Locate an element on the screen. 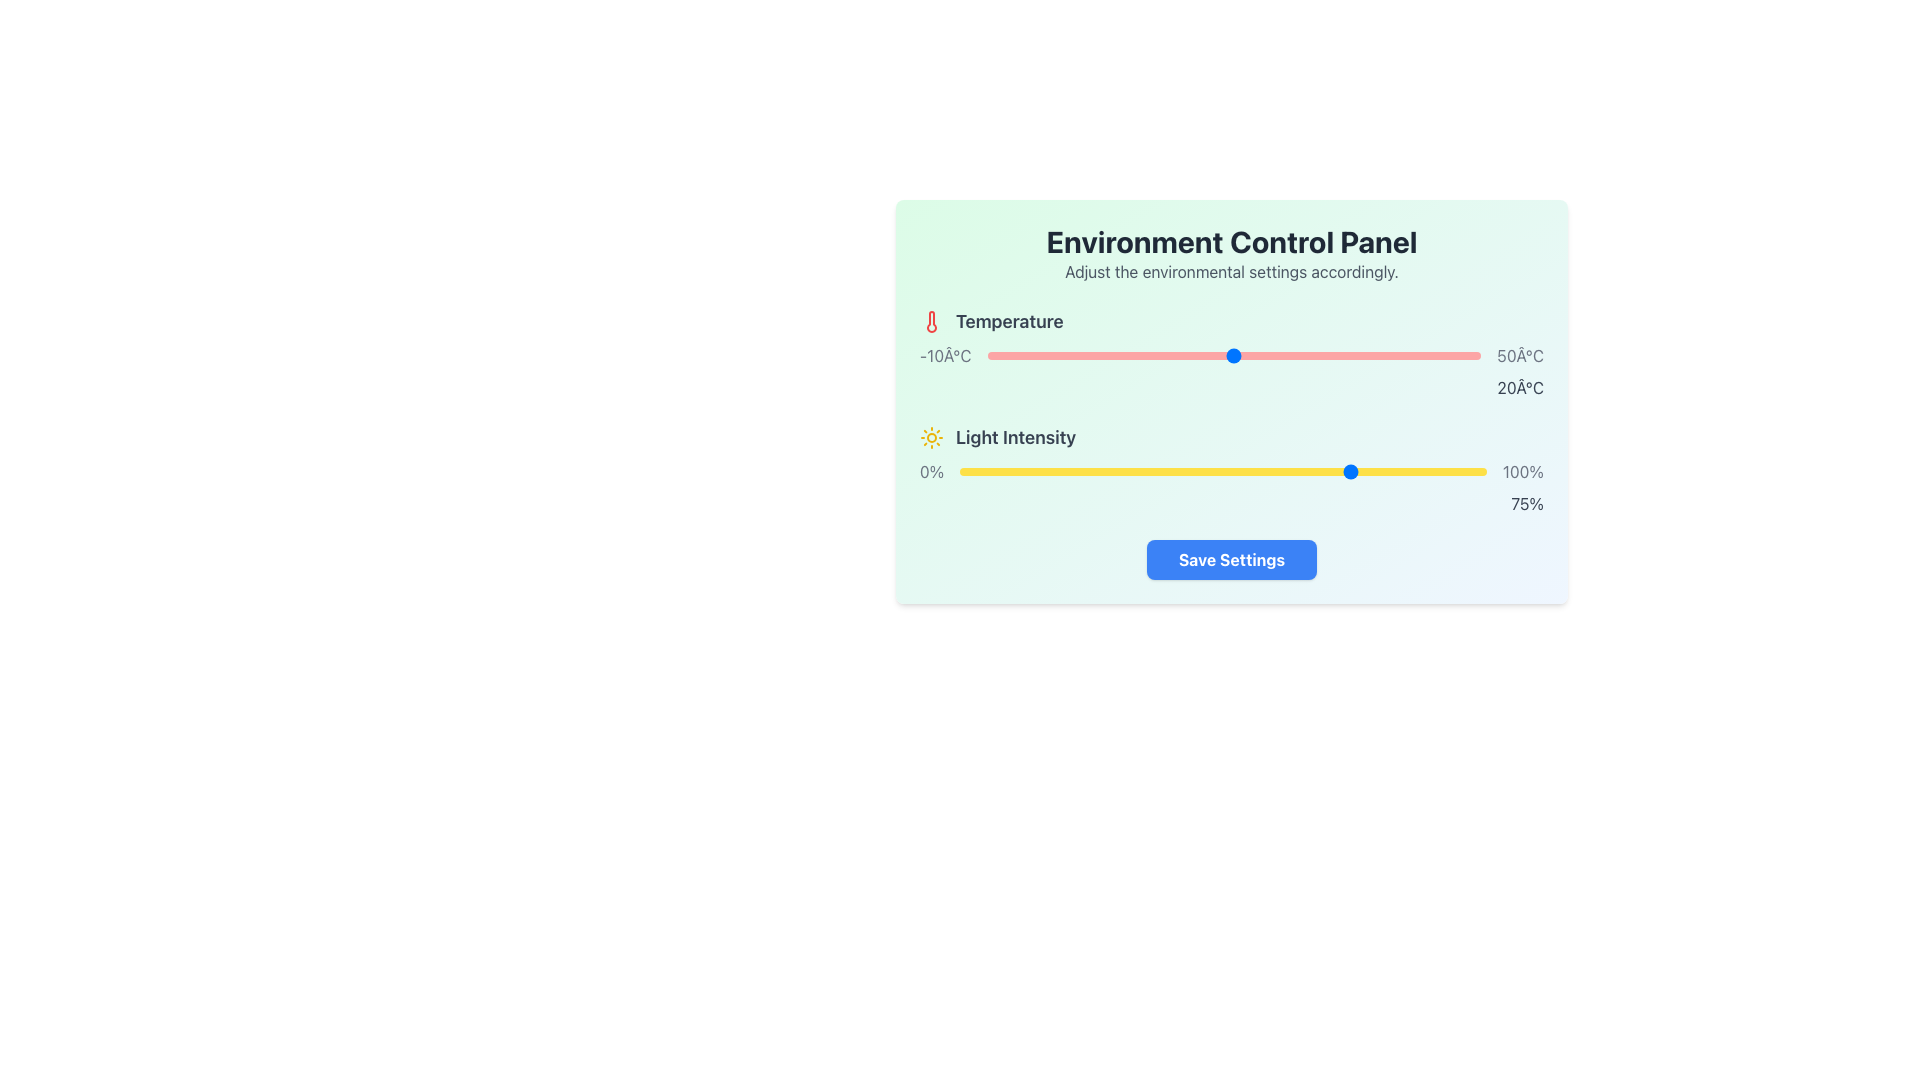 The width and height of the screenshot is (1920, 1080). text content of the Text Label that serves as the title or header for the environmental controls section, located above the text 'Adjust the environmental settings accordingly.' is located at coordinates (1231, 241).